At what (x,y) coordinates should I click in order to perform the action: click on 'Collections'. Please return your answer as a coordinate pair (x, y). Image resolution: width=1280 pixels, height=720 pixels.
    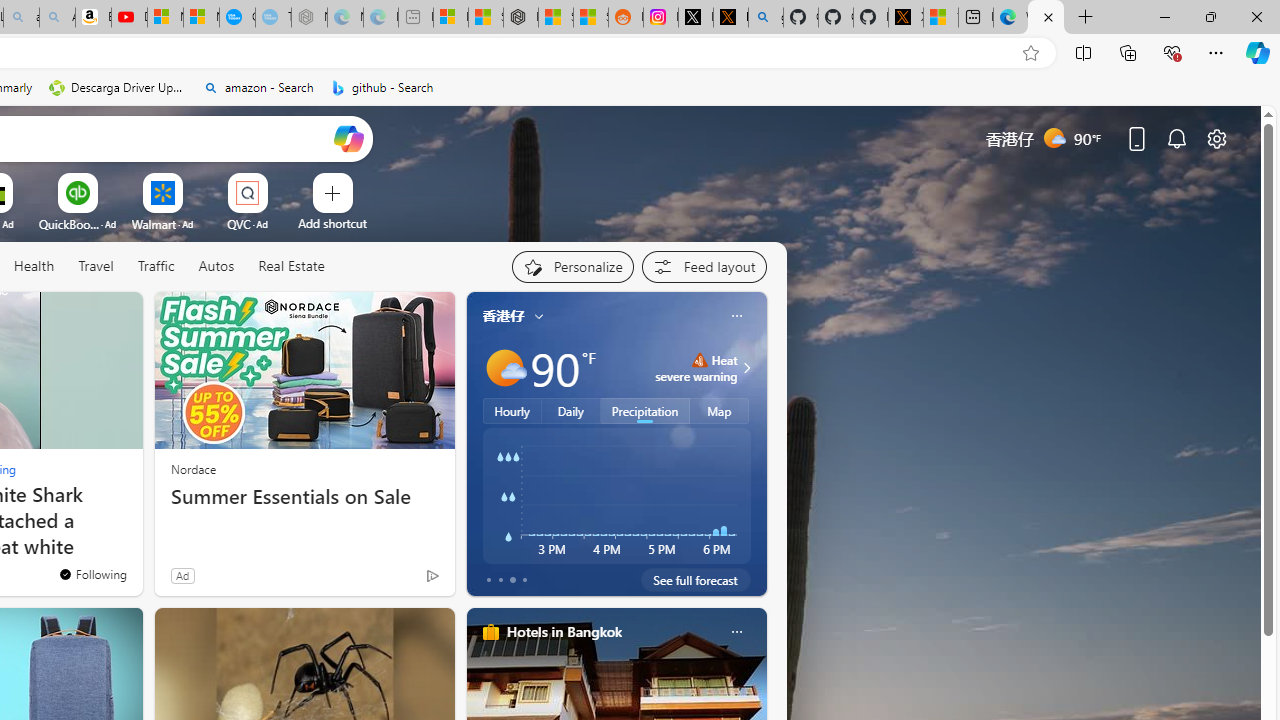
    Looking at the image, I should click on (1128, 51).